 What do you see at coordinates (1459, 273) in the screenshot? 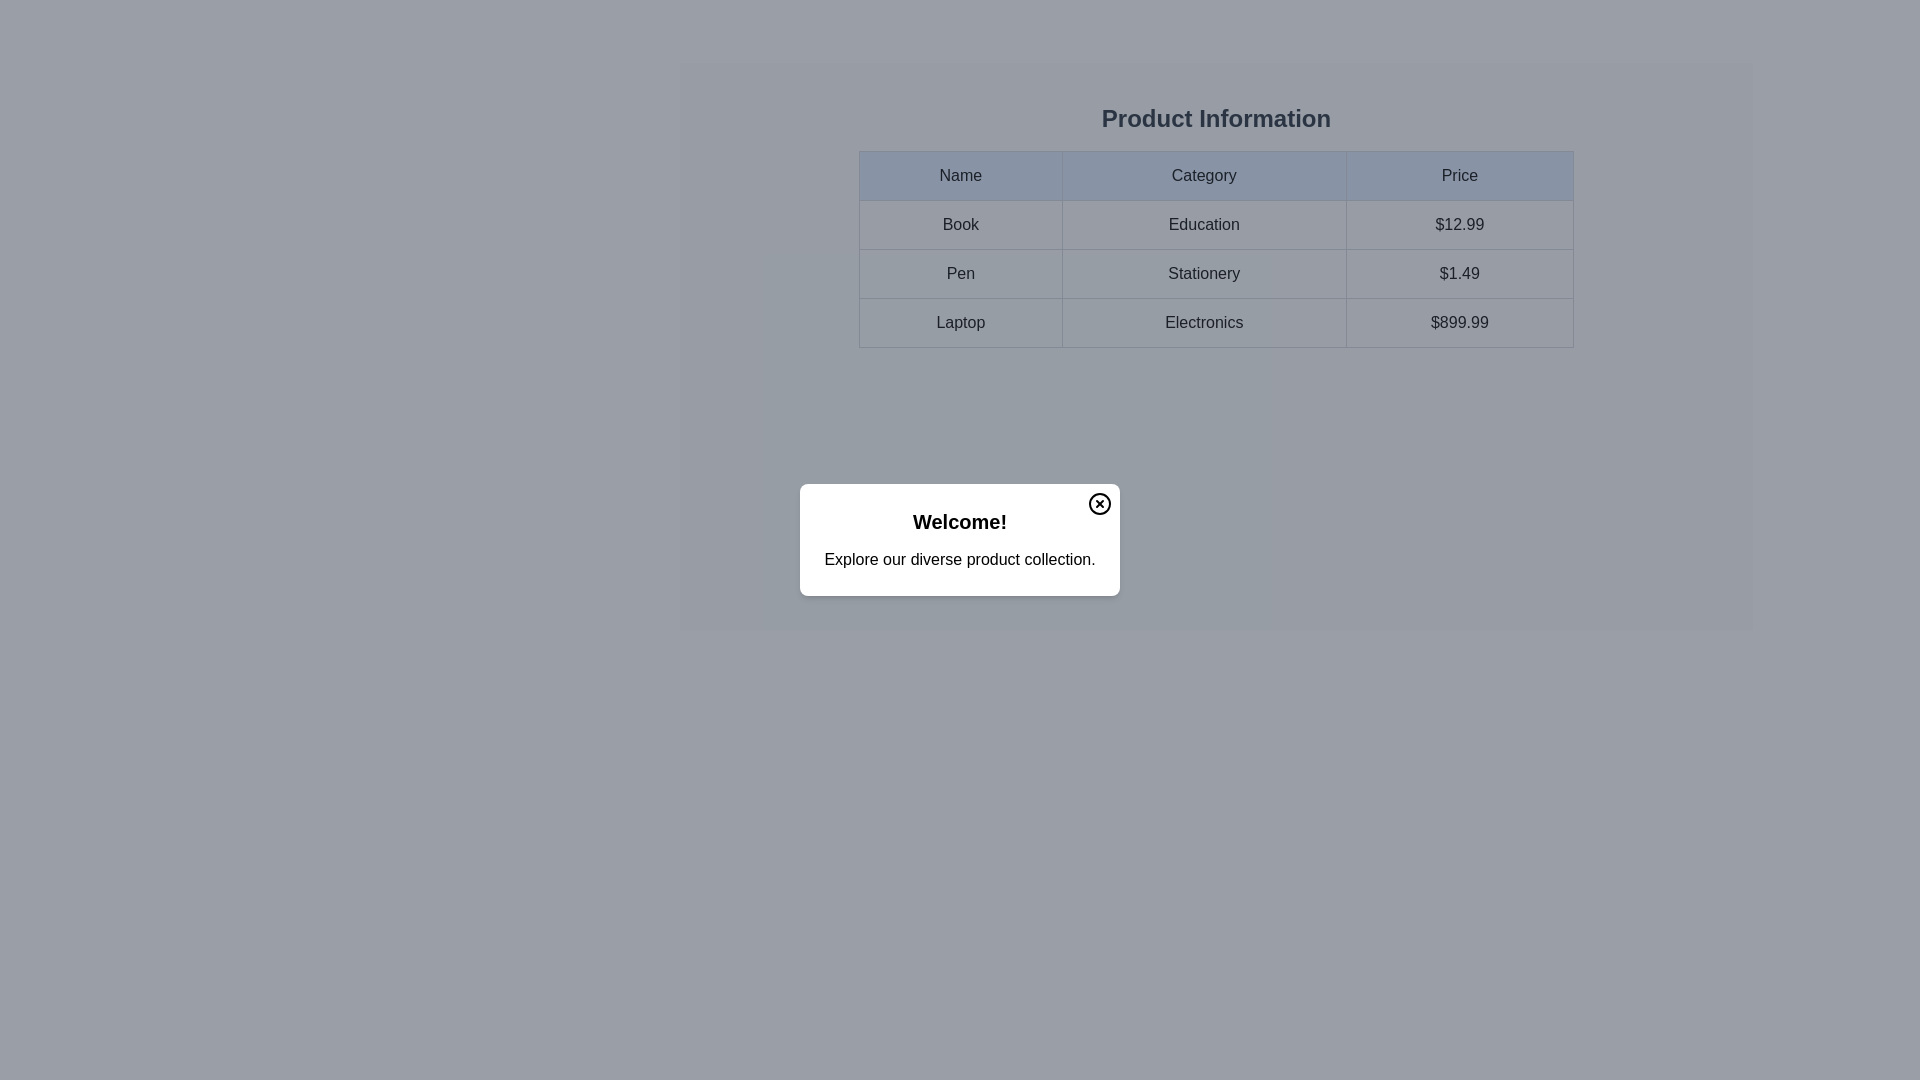
I see `the price Text label for the product categorized as 'Stationery', located in the last column of the second row in the table` at bounding box center [1459, 273].